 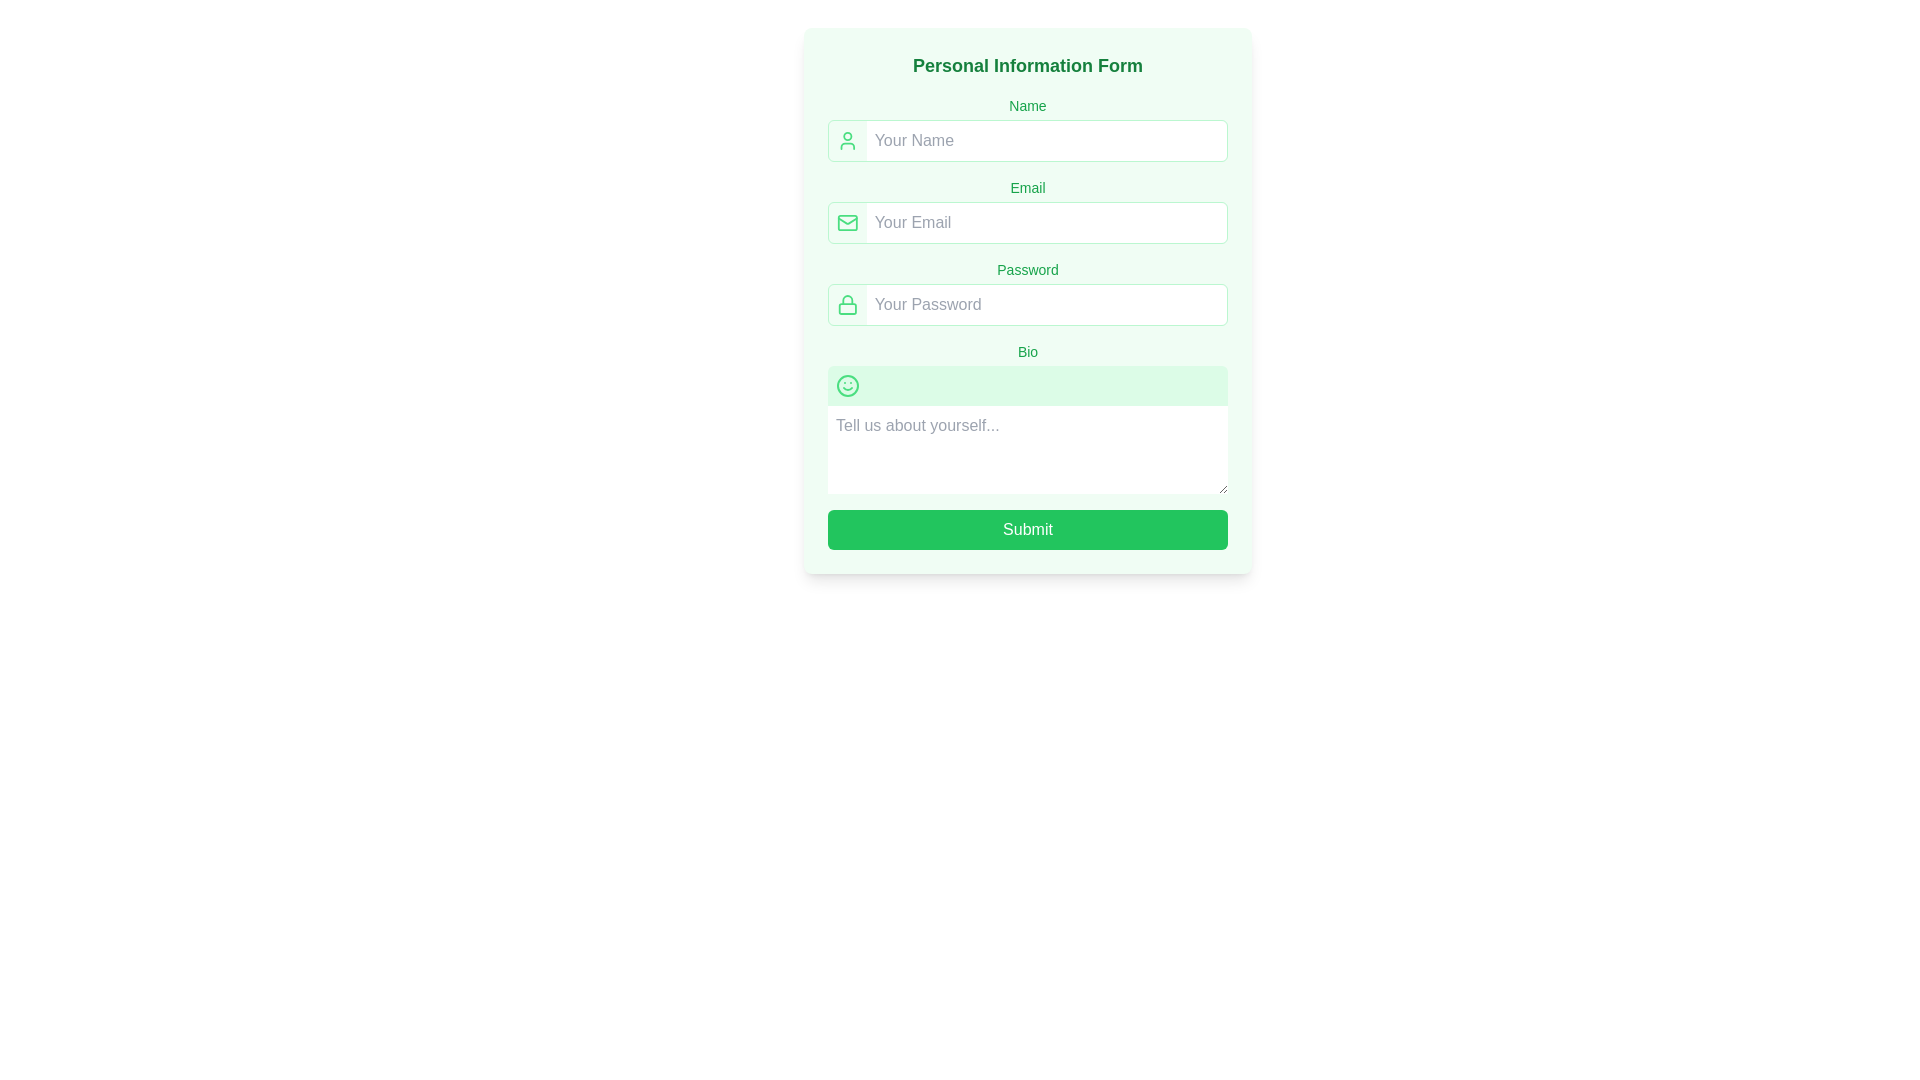 I want to click on the SVG Rectangle that represents the body of the padlock icon in the 'Personal Information Form', located beneath the shackle of the lock, so click(x=847, y=309).